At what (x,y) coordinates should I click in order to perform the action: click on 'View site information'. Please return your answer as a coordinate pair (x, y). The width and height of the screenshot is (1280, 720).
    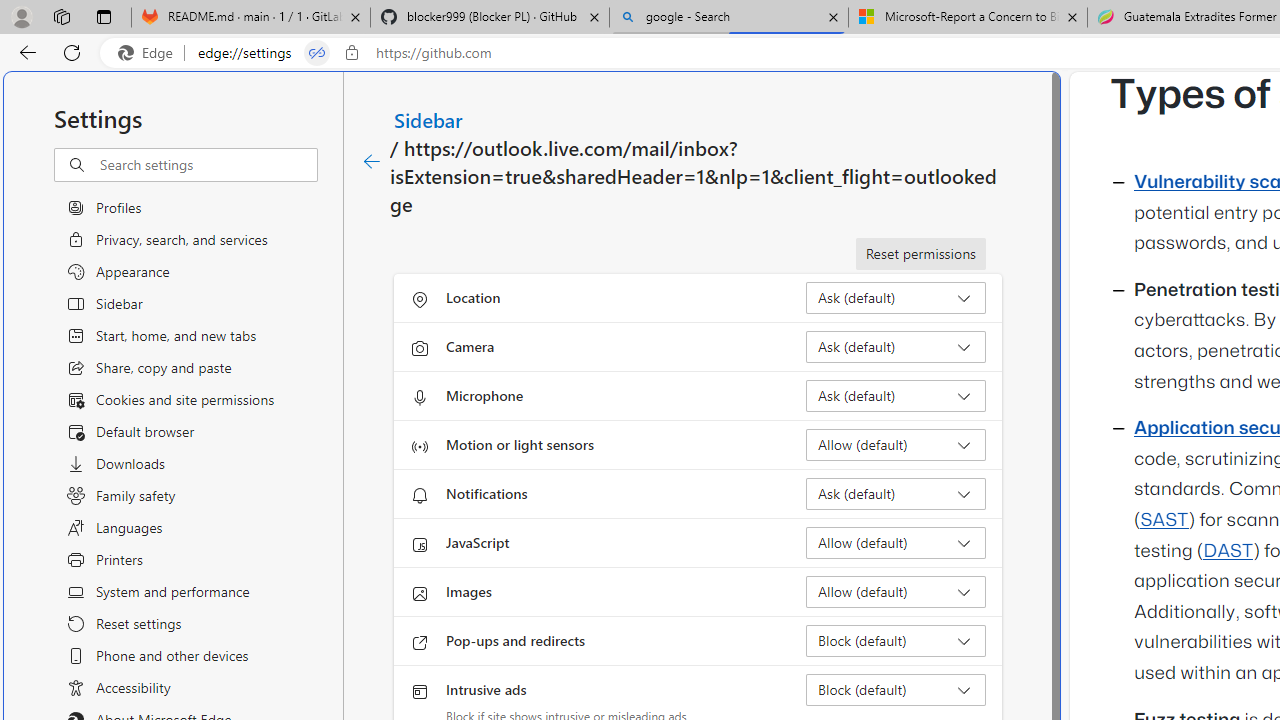
    Looking at the image, I should click on (352, 52).